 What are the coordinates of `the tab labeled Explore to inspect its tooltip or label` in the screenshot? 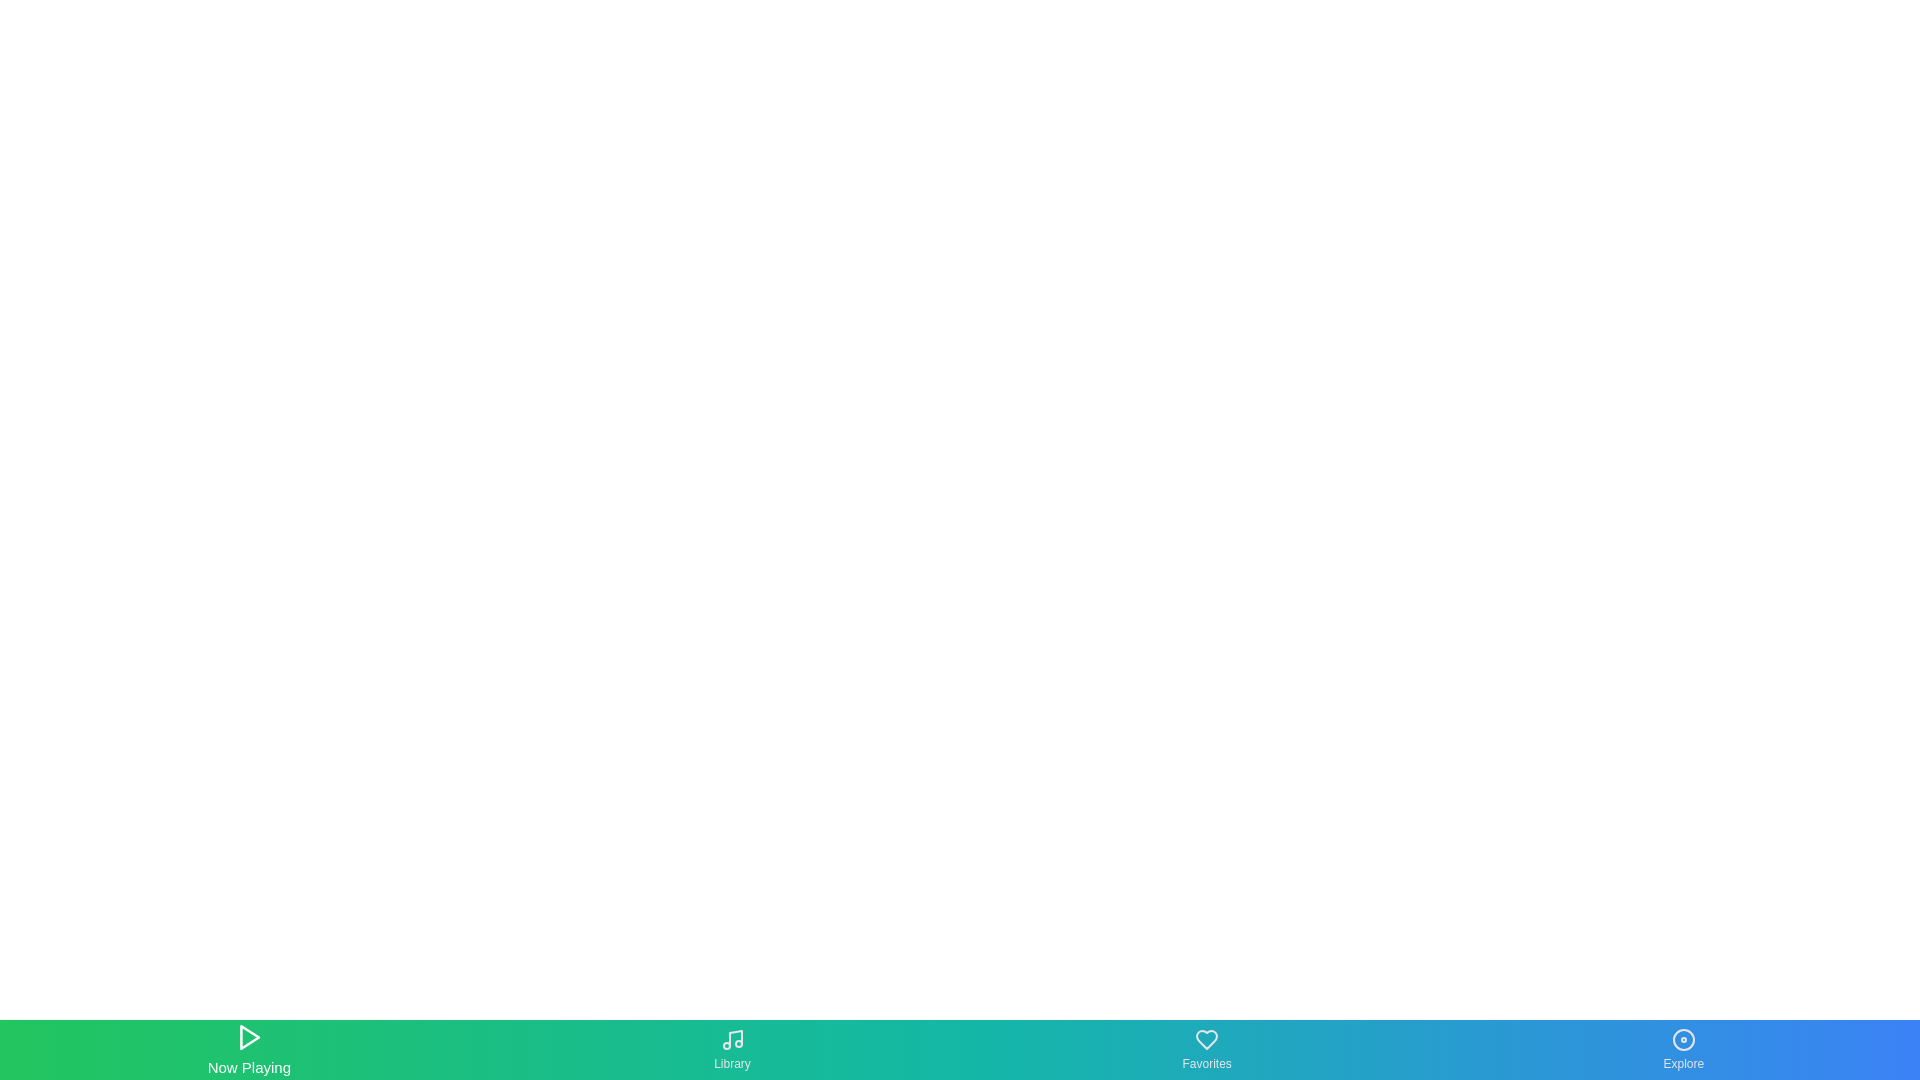 It's located at (1682, 1048).